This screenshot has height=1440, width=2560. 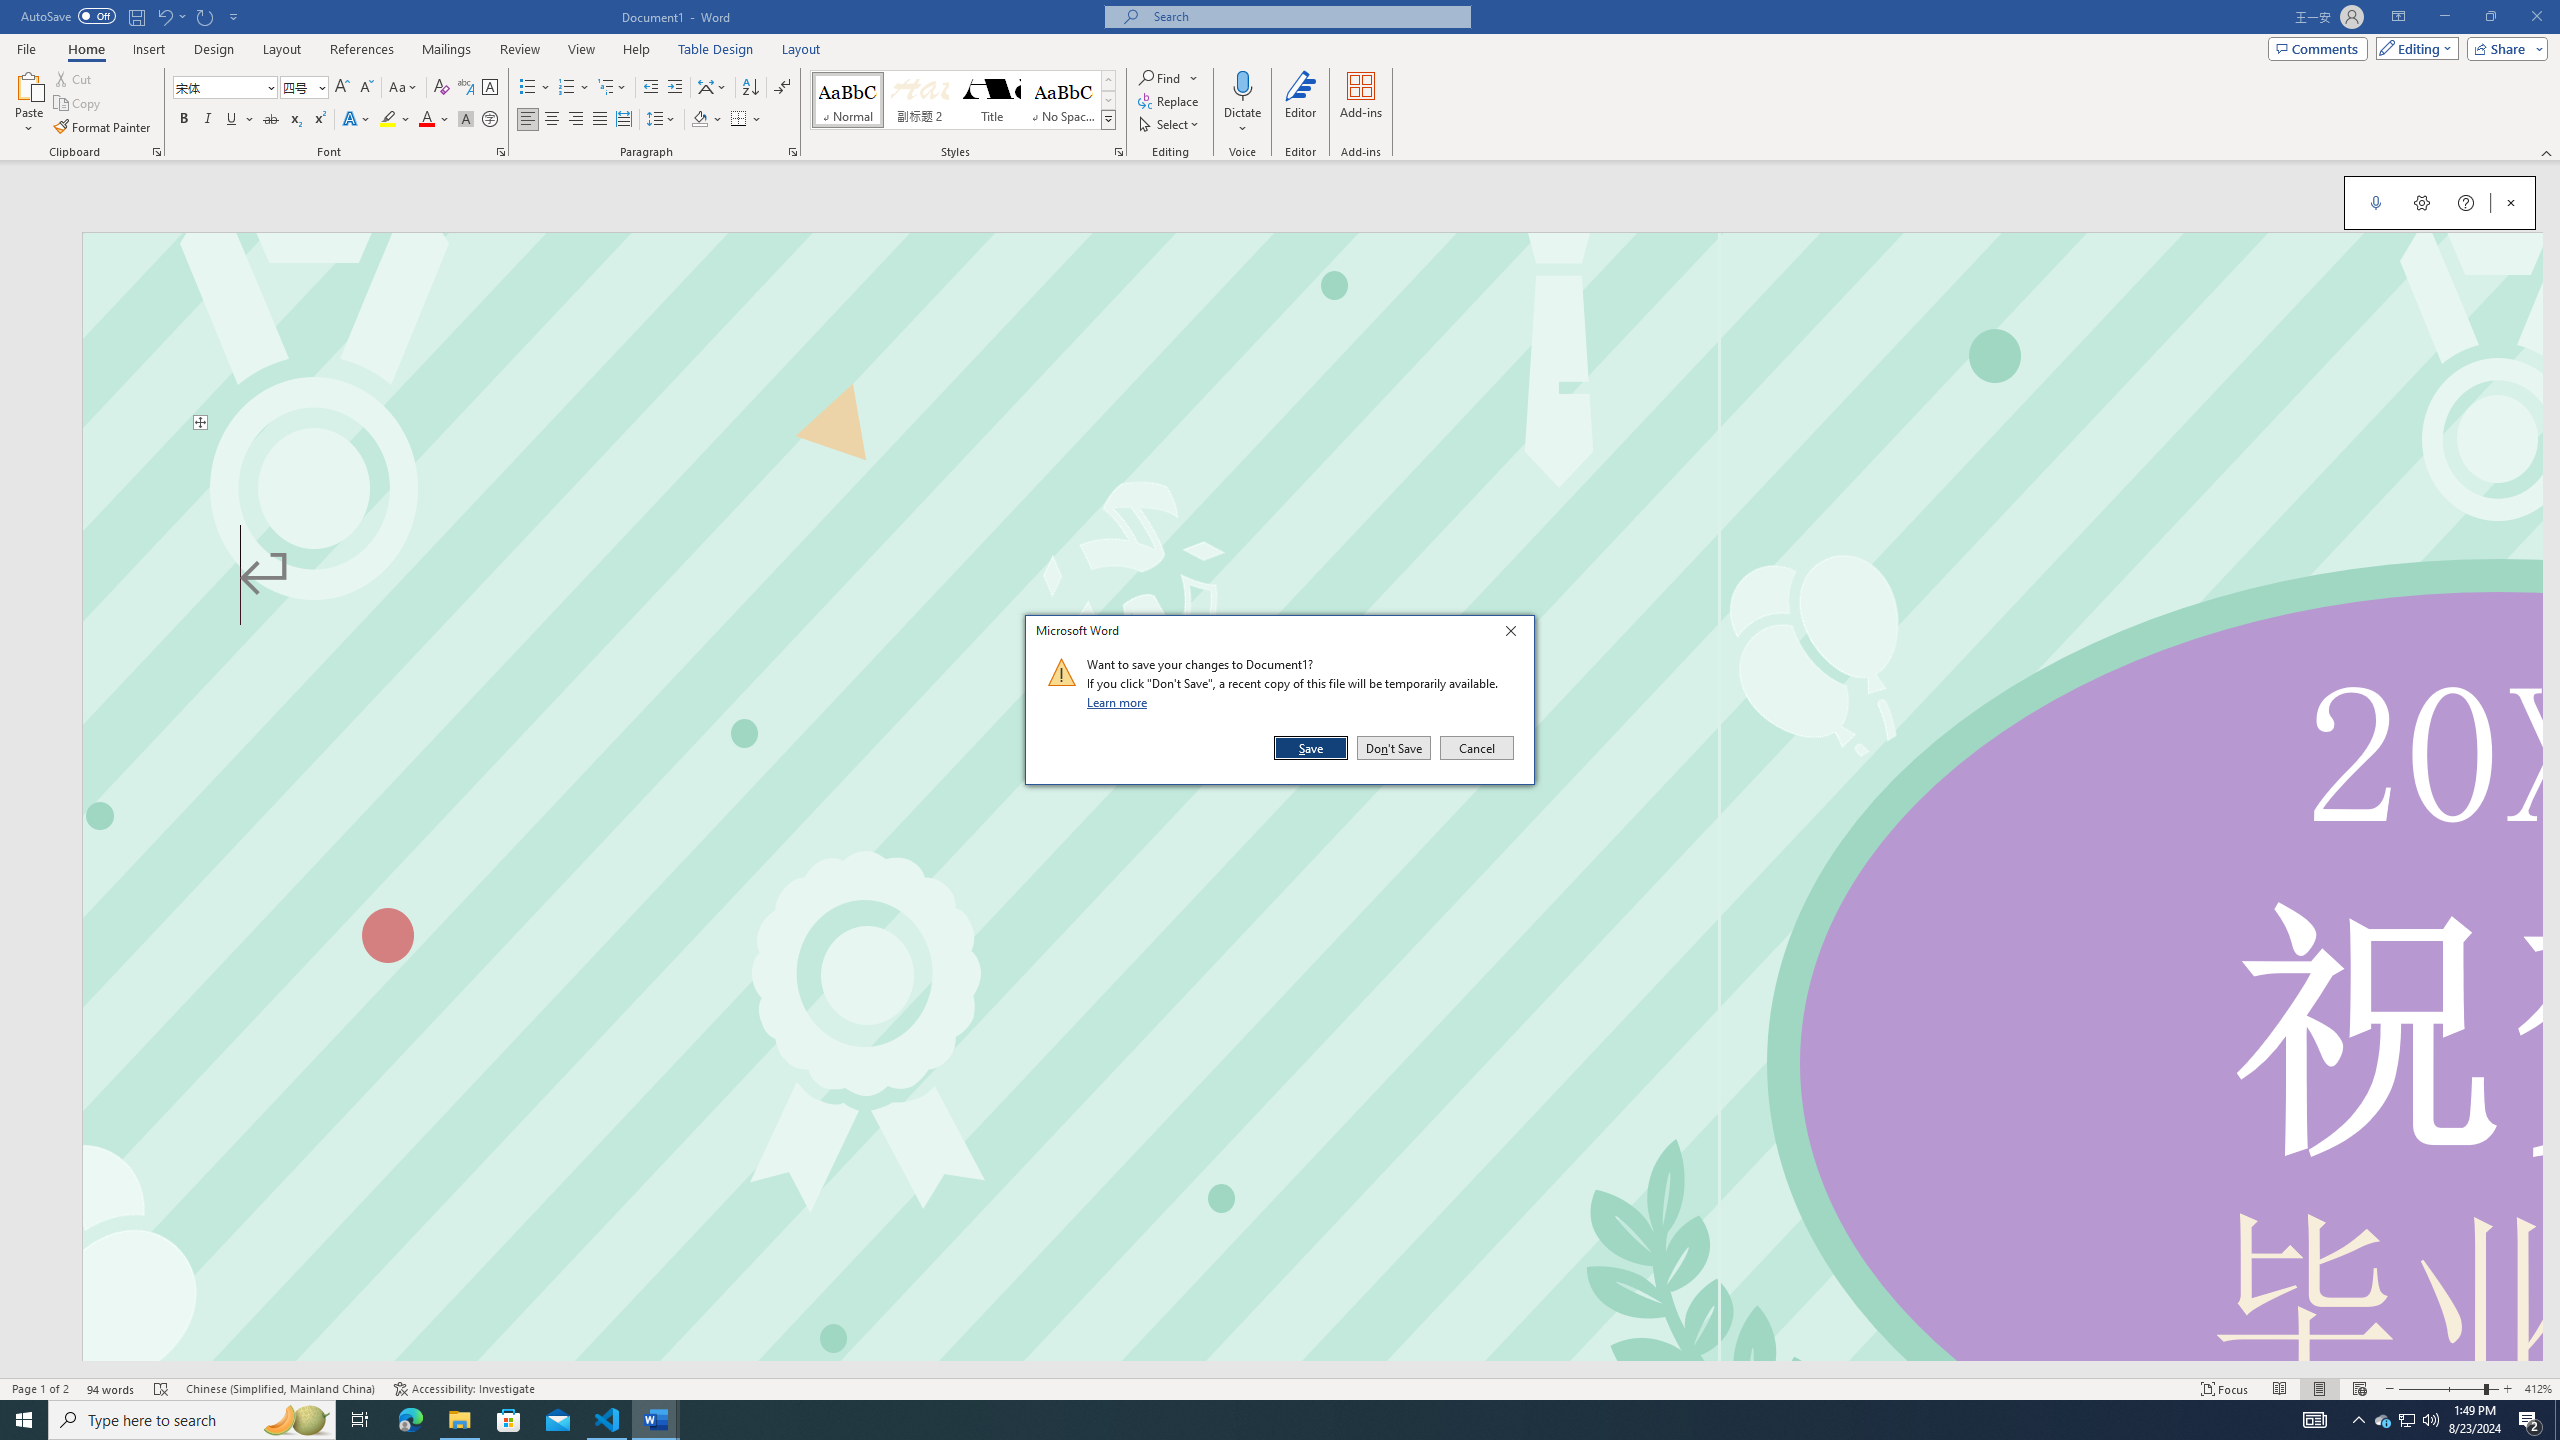 What do you see at coordinates (2315, 1418) in the screenshot?
I see `'AutomationID: 4105'` at bounding box center [2315, 1418].